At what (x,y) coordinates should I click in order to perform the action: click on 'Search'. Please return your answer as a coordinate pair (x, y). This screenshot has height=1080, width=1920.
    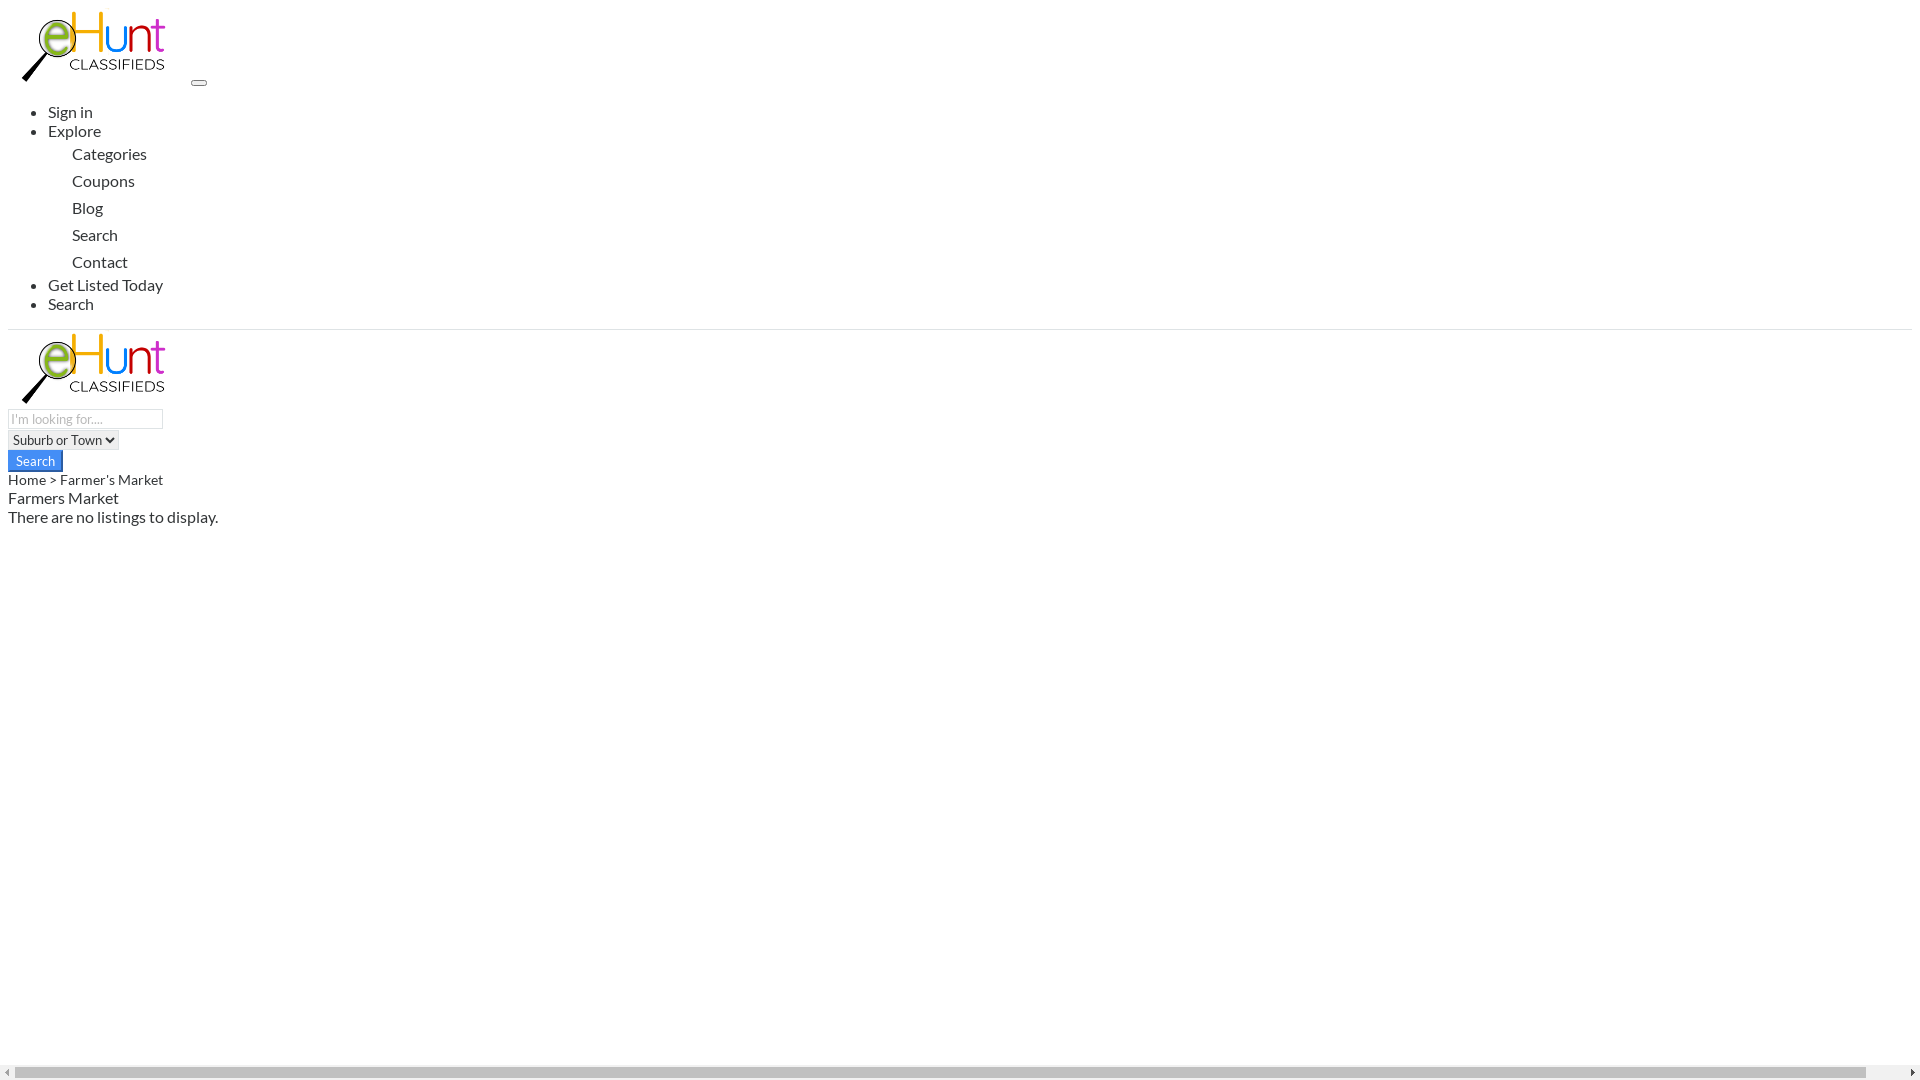
    Looking at the image, I should click on (35, 461).